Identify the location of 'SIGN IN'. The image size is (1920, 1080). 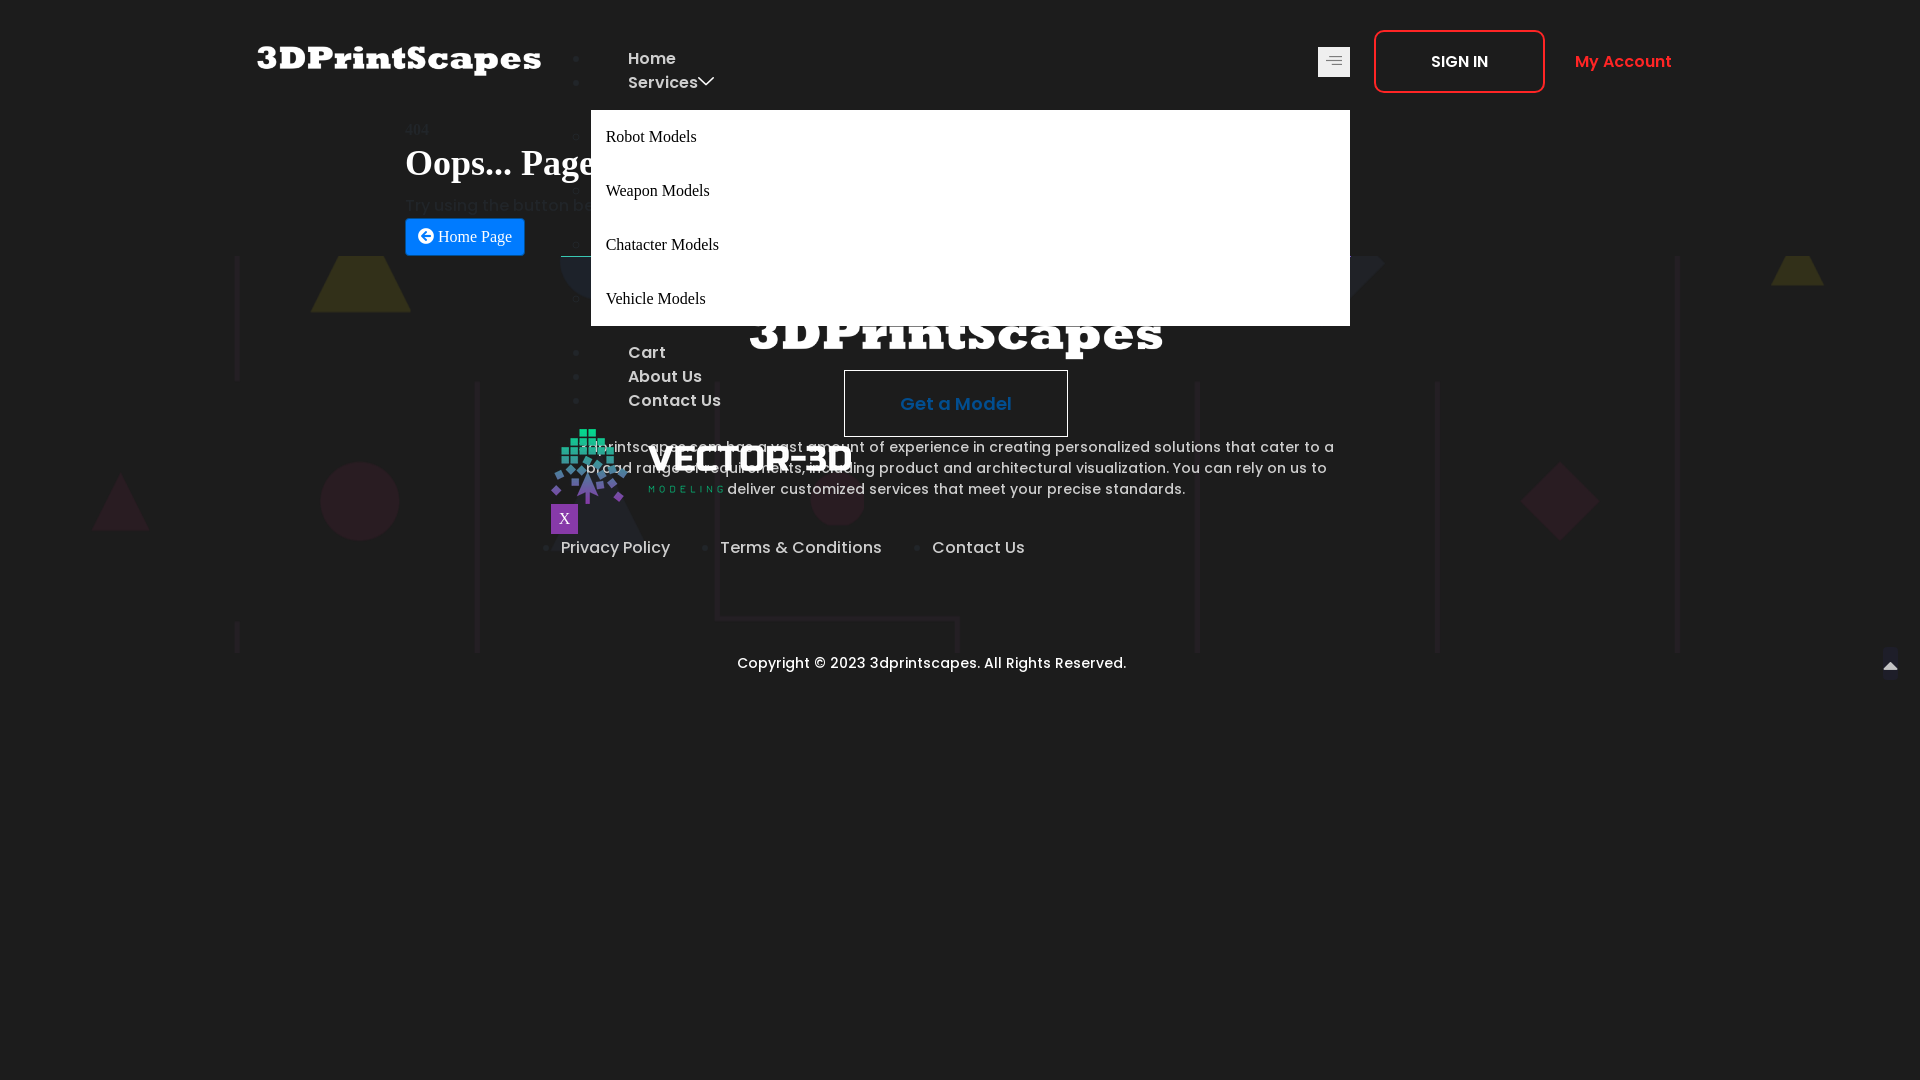
(1372, 60).